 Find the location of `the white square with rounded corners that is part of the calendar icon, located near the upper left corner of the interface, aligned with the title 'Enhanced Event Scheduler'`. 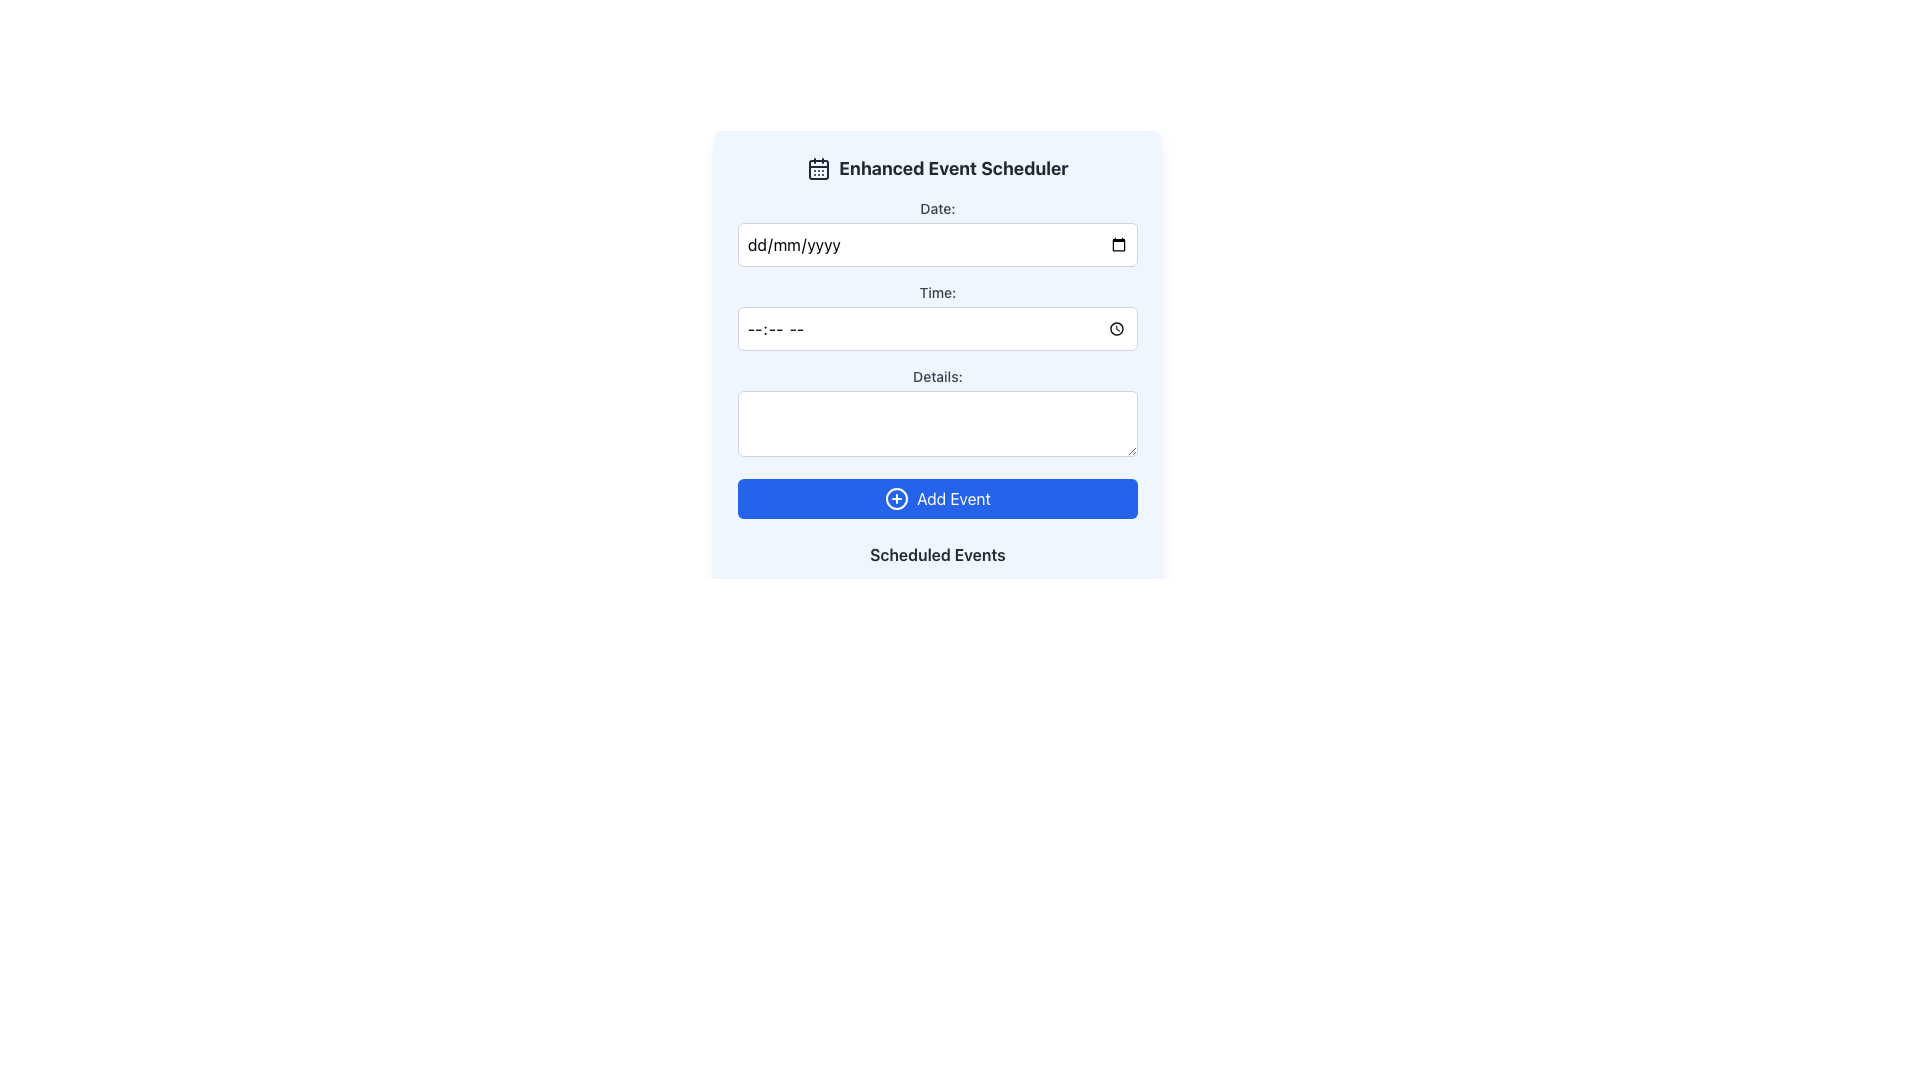

the white square with rounded corners that is part of the calendar icon, located near the upper left corner of the interface, aligned with the title 'Enhanced Event Scheduler' is located at coordinates (819, 168).